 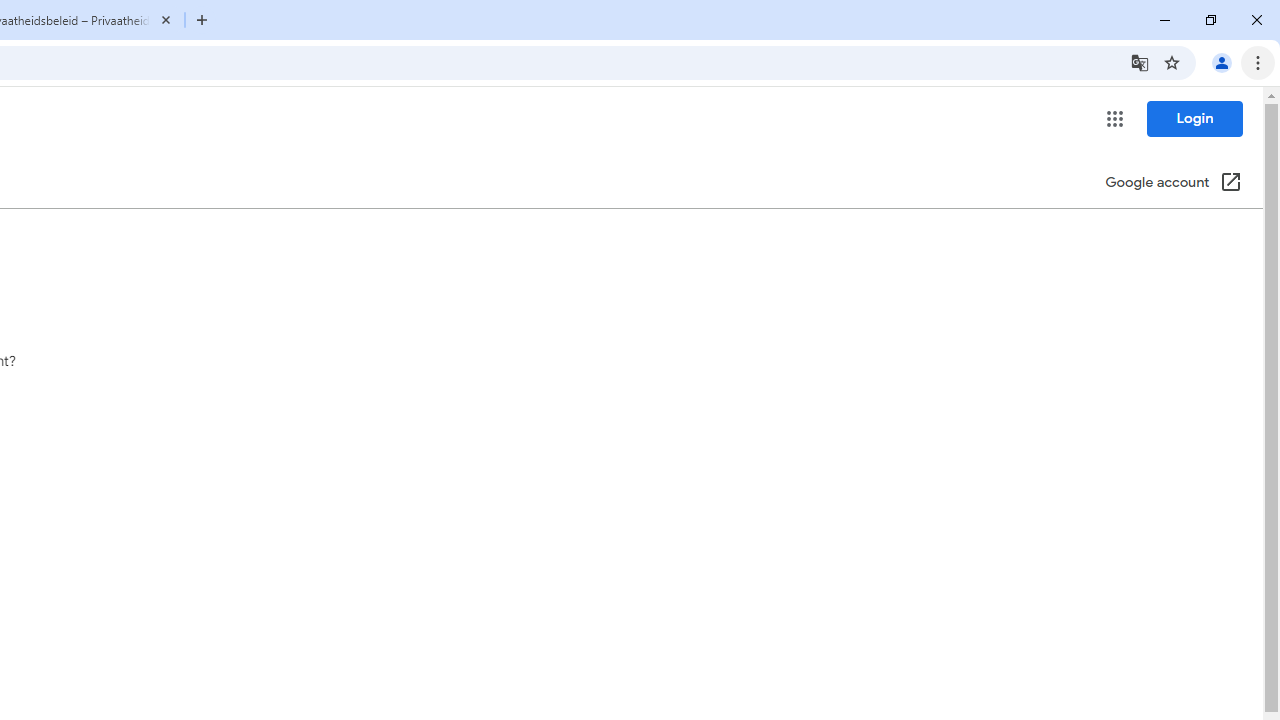 I want to click on 'Minimize', so click(x=1165, y=20).